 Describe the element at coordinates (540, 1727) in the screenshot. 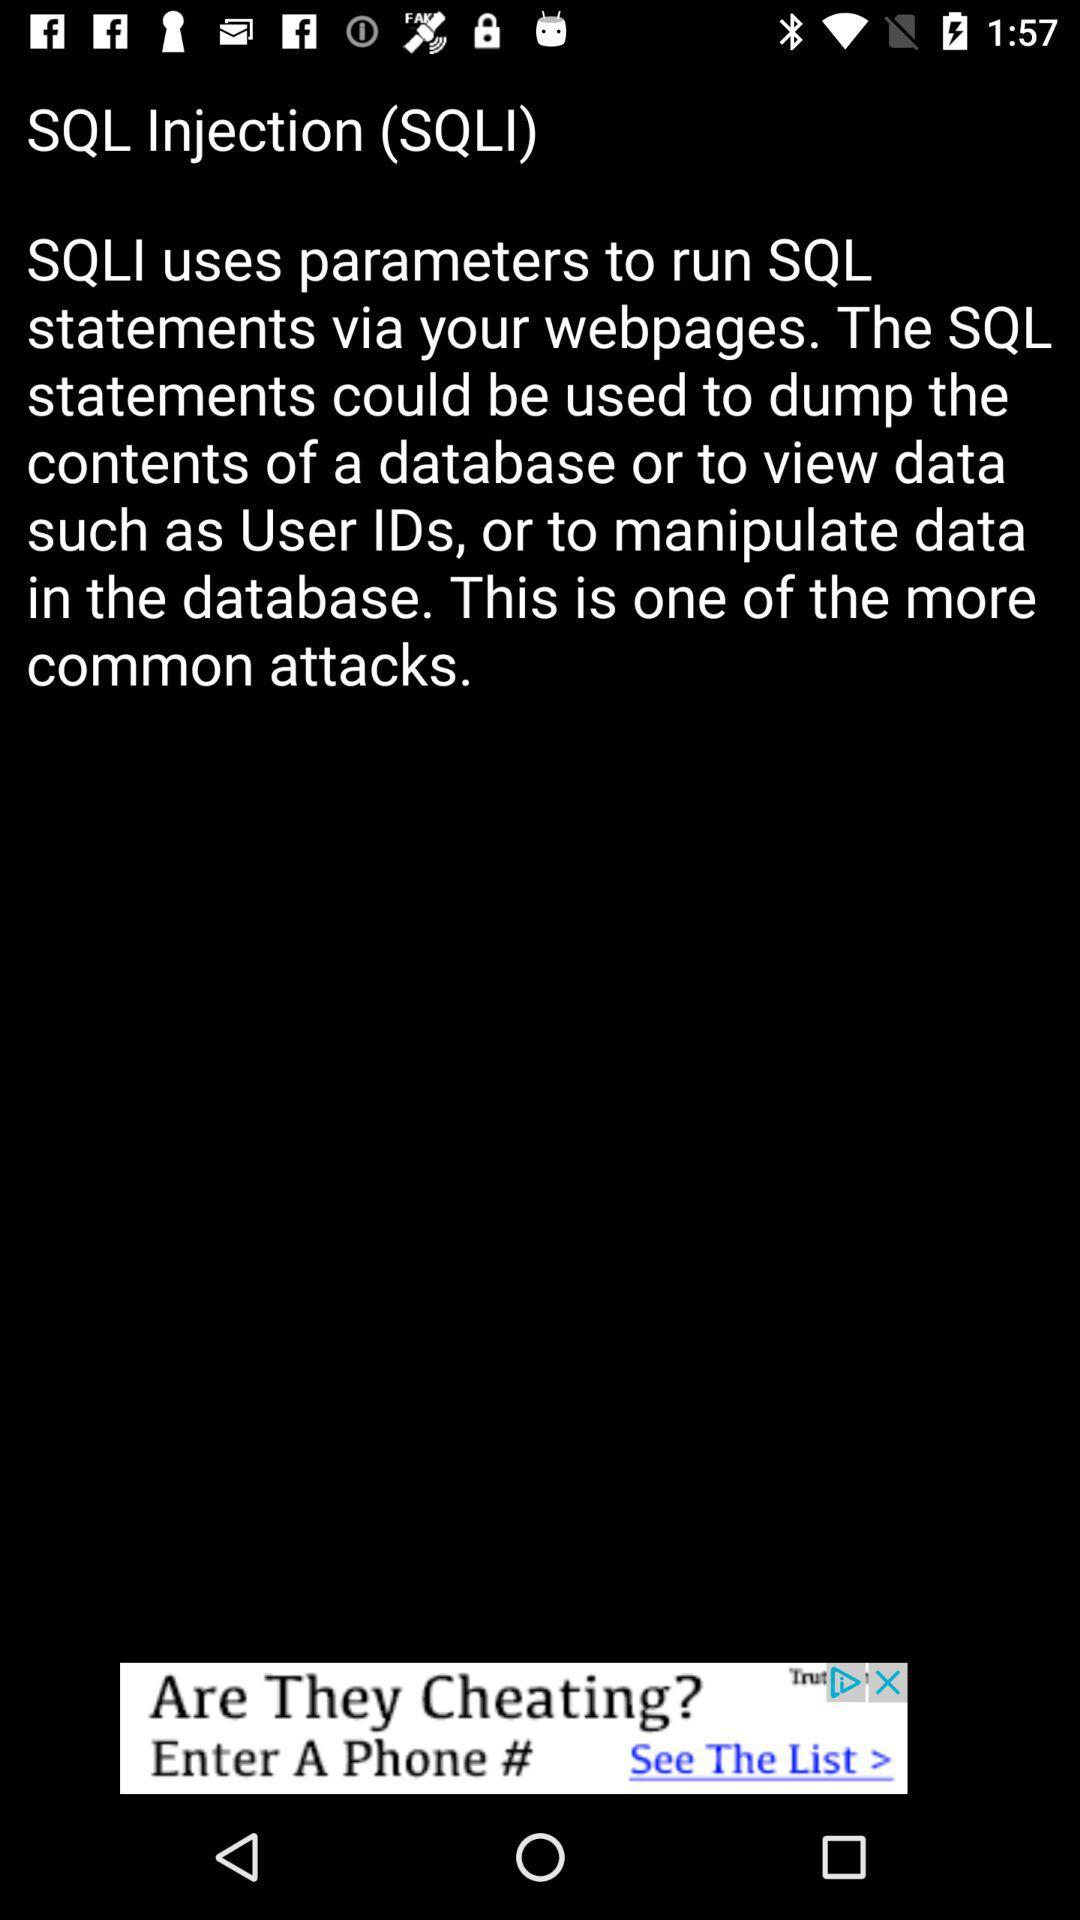

I see `open advertisement` at that location.